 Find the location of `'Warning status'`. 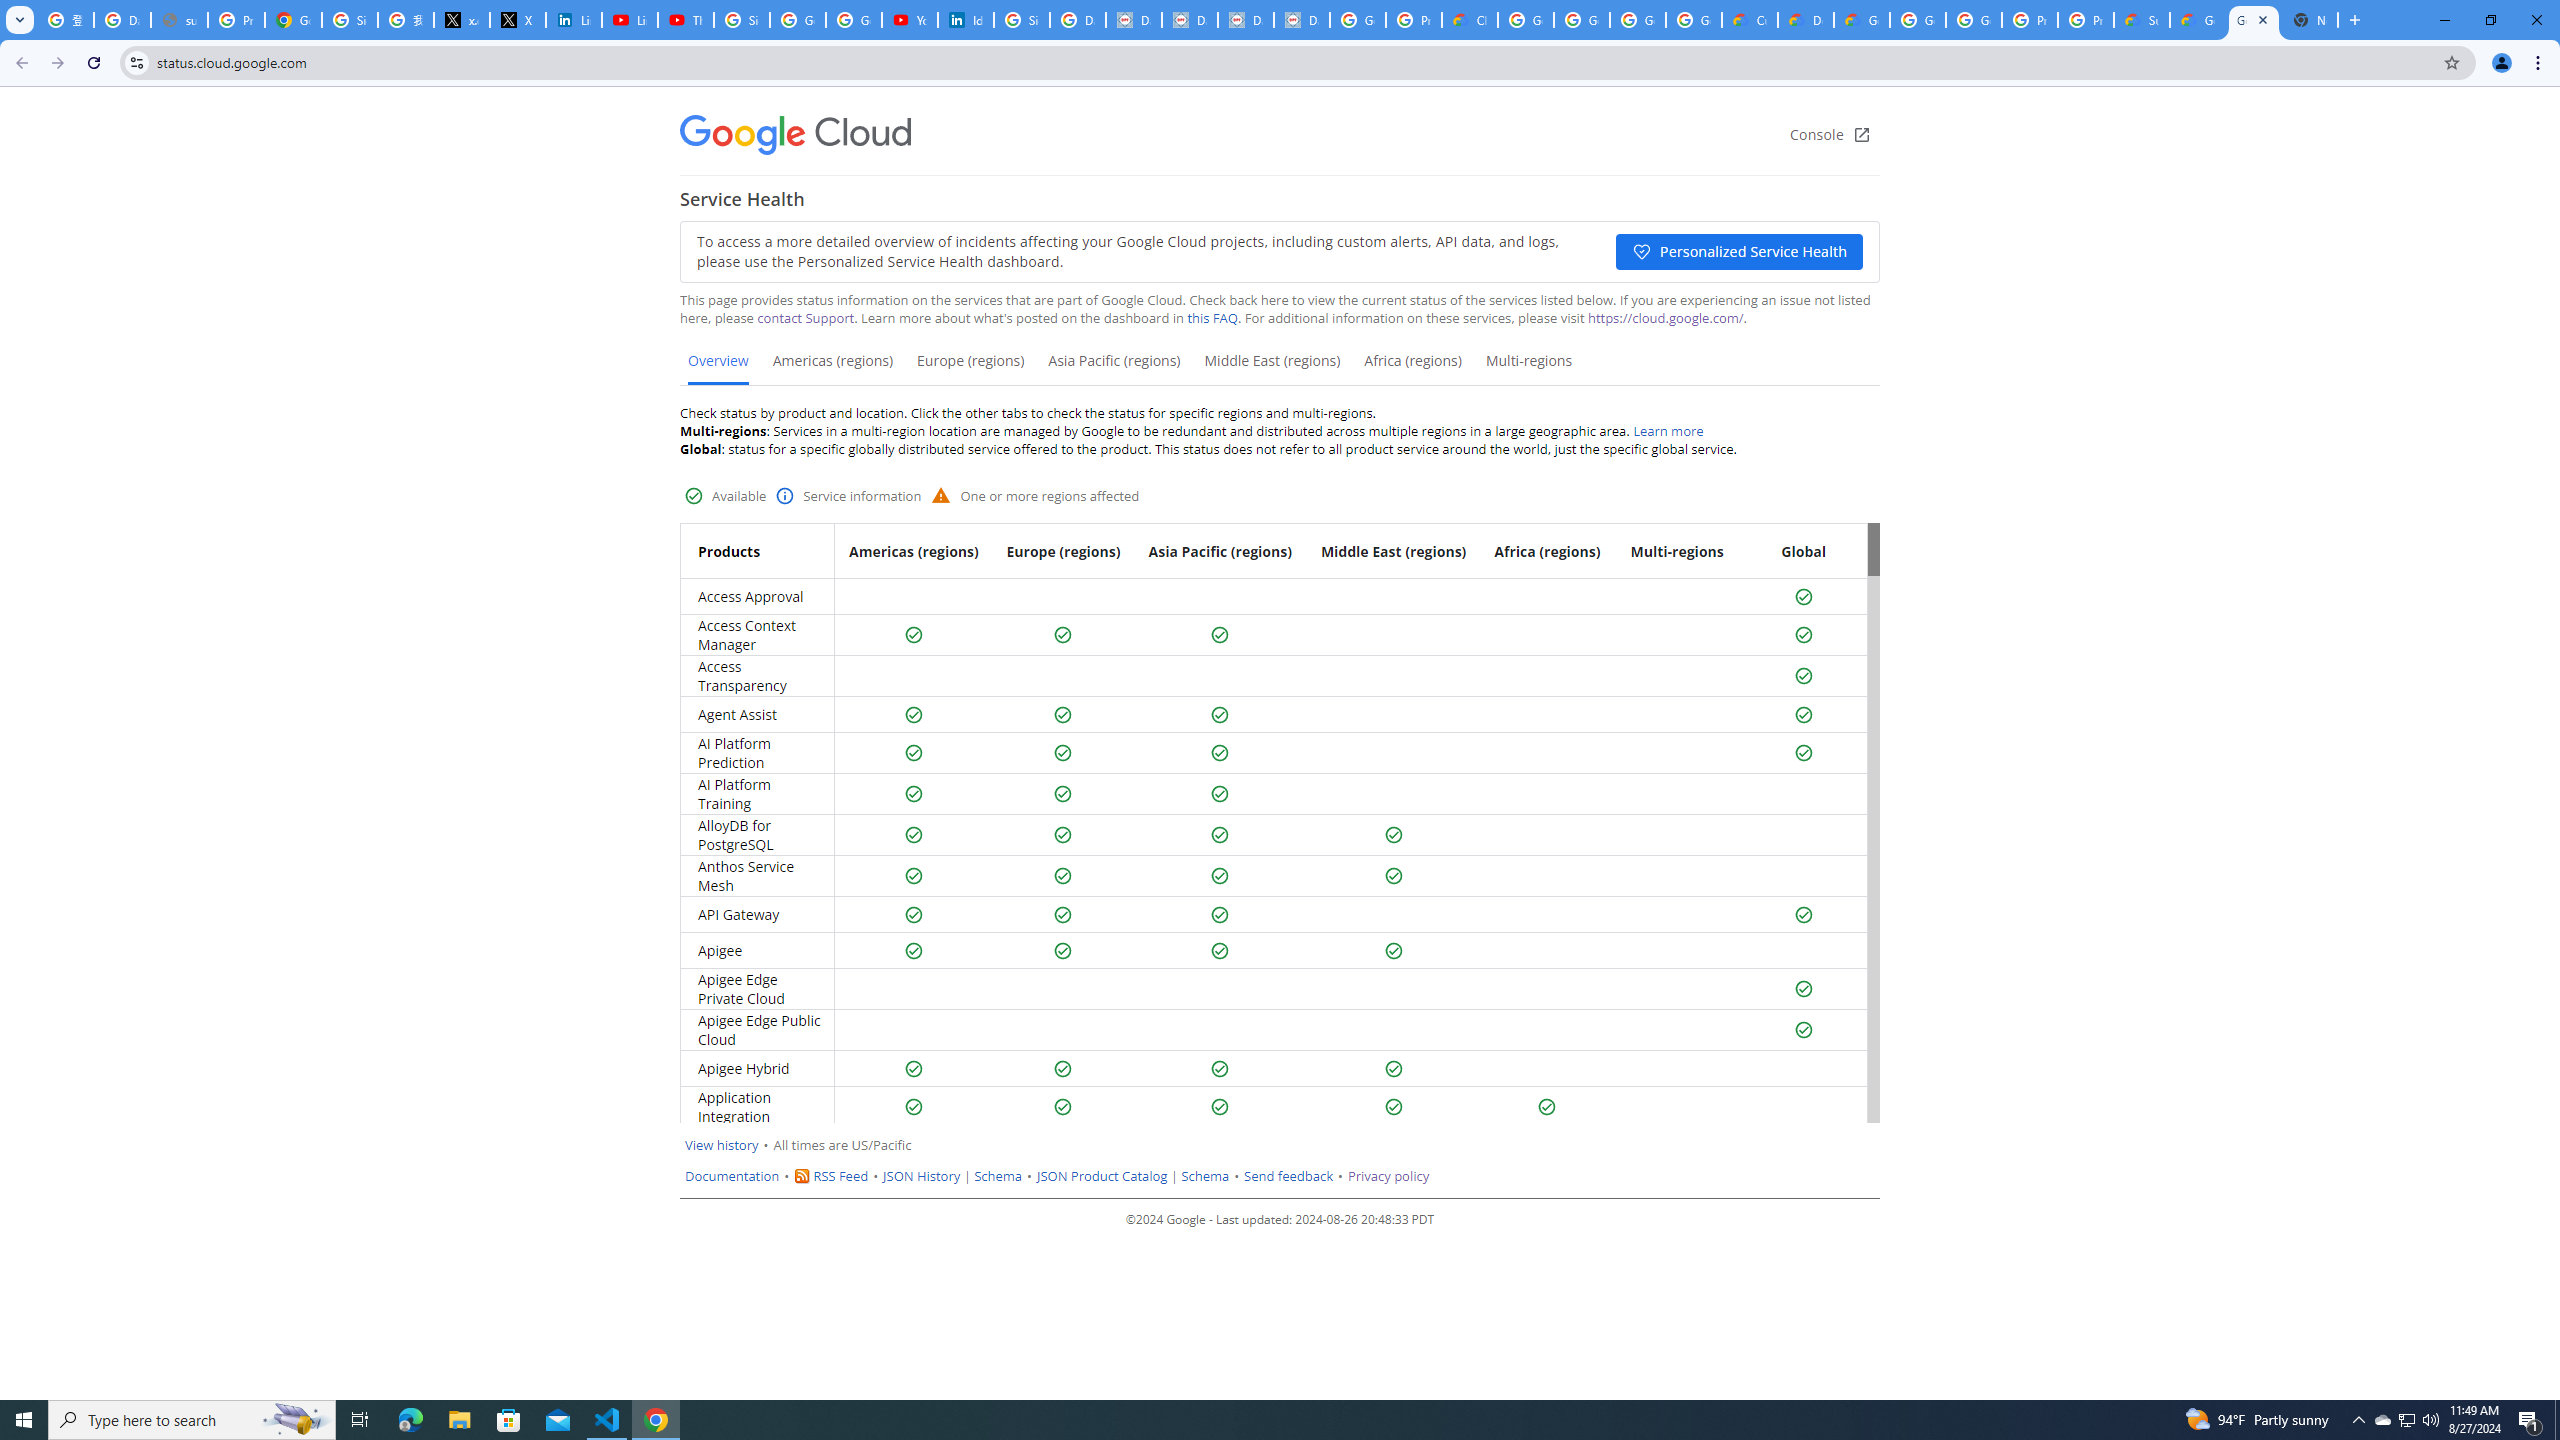

'Warning status' is located at coordinates (941, 494).